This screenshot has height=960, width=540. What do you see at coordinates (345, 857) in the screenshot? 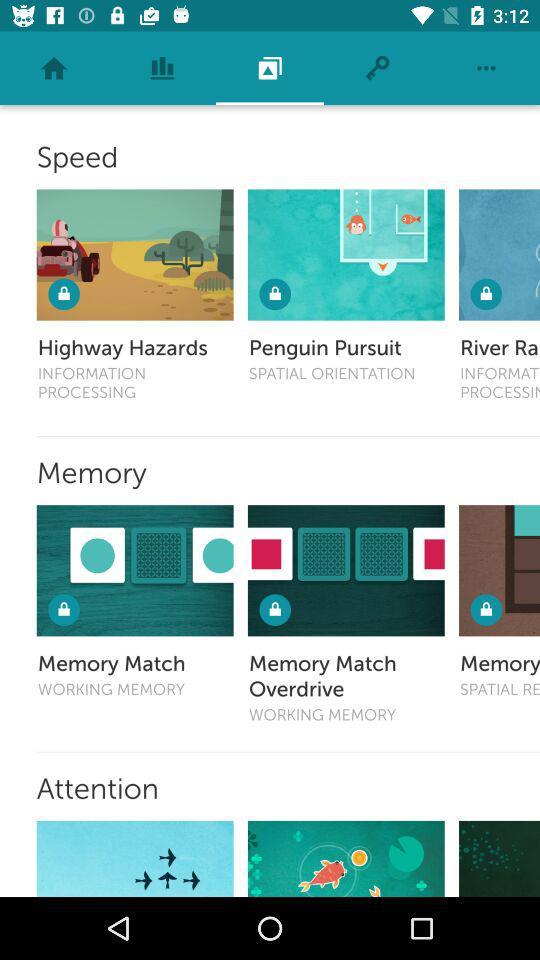
I see `open content` at bounding box center [345, 857].